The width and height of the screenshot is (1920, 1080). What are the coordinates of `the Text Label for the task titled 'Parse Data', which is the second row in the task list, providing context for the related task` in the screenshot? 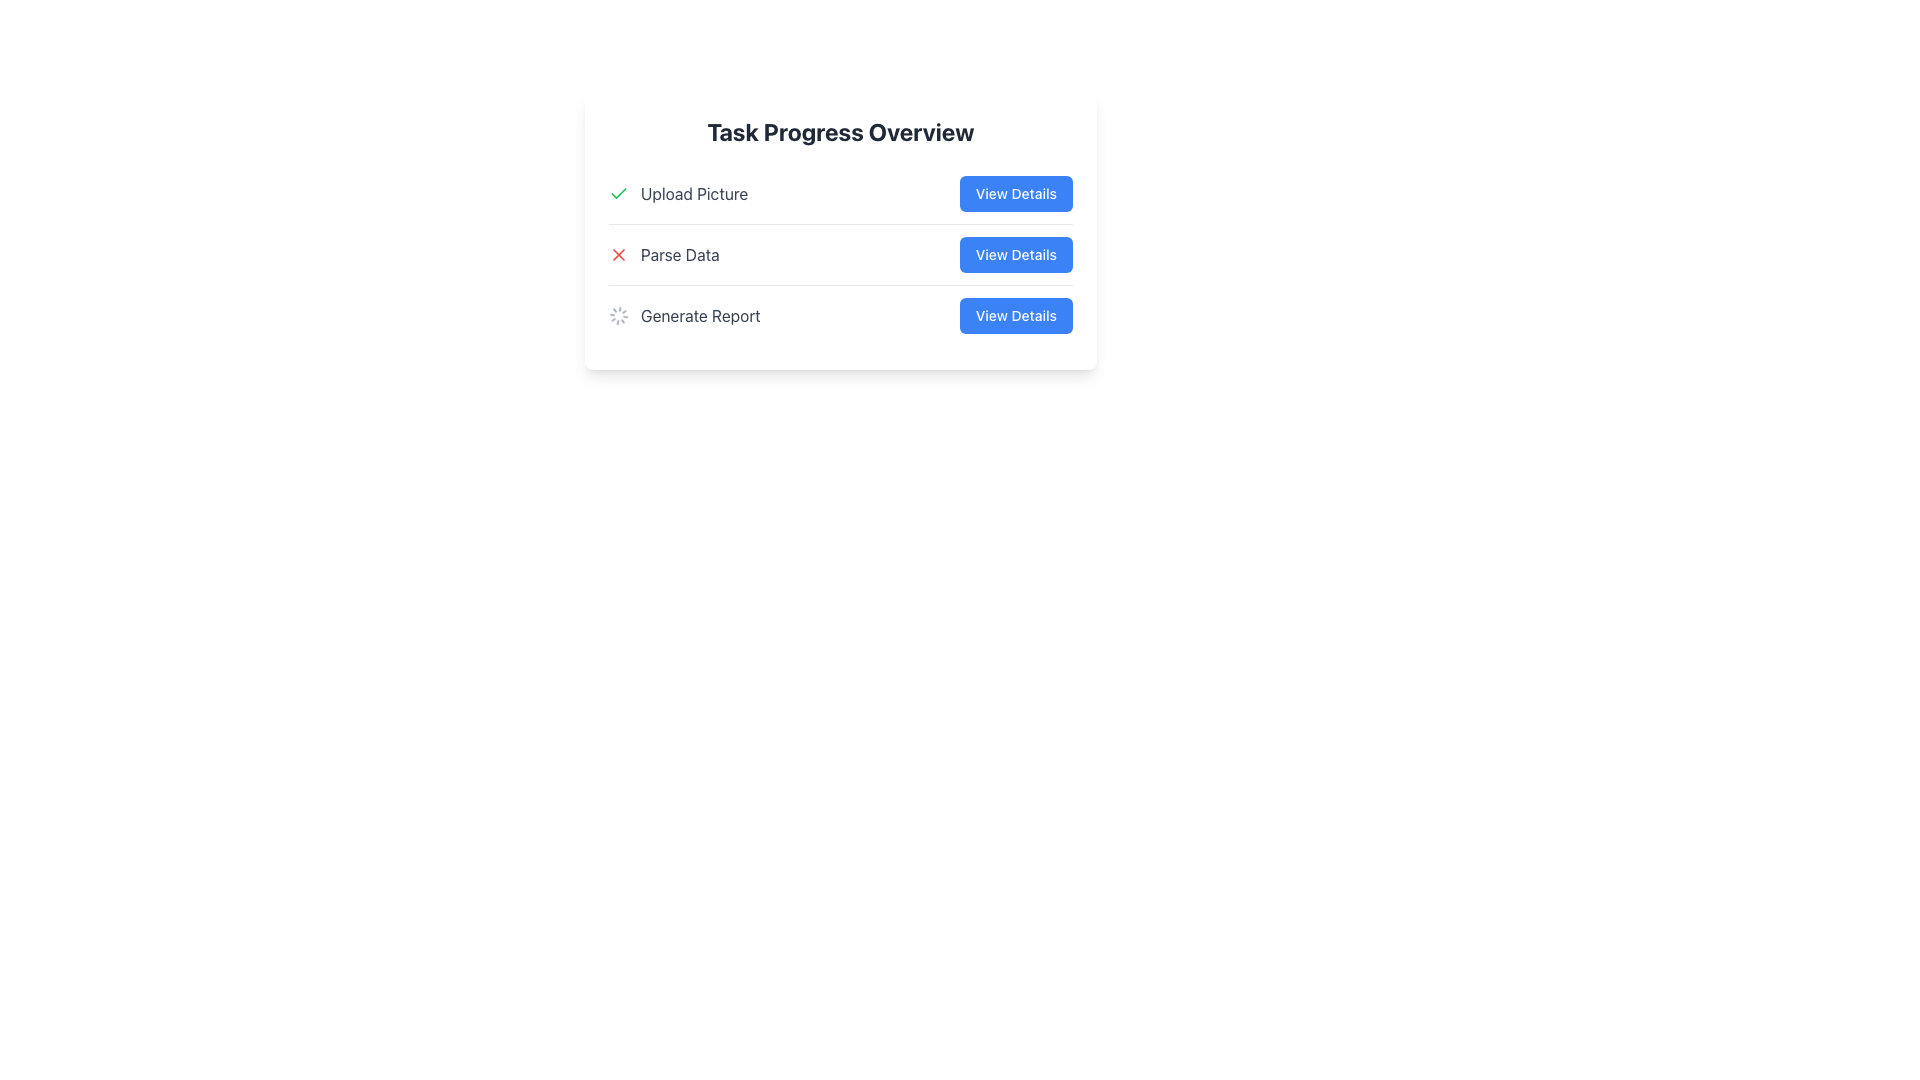 It's located at (680, 253).